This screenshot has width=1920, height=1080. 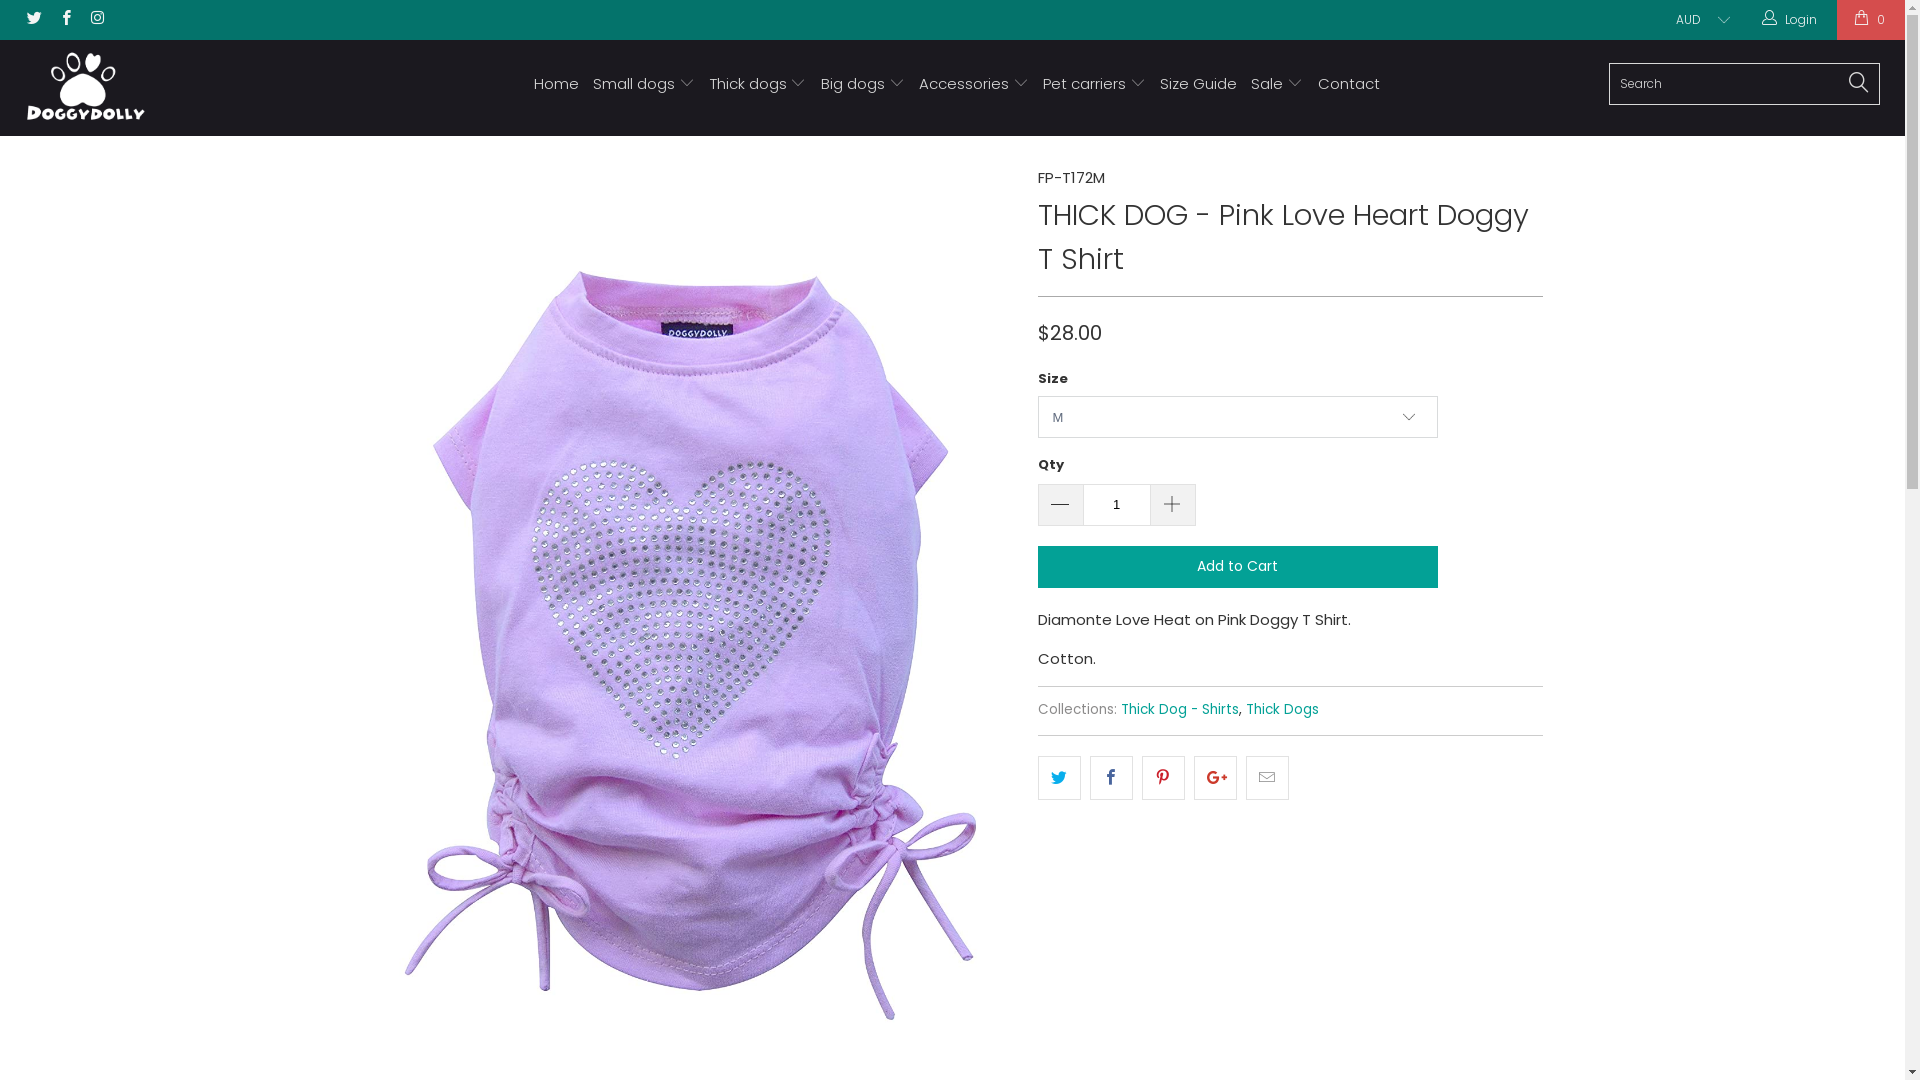 What do you see at coordinates (1870, 19) in the screenshot?
I see `'0'` at bounding box center [1870, 19].